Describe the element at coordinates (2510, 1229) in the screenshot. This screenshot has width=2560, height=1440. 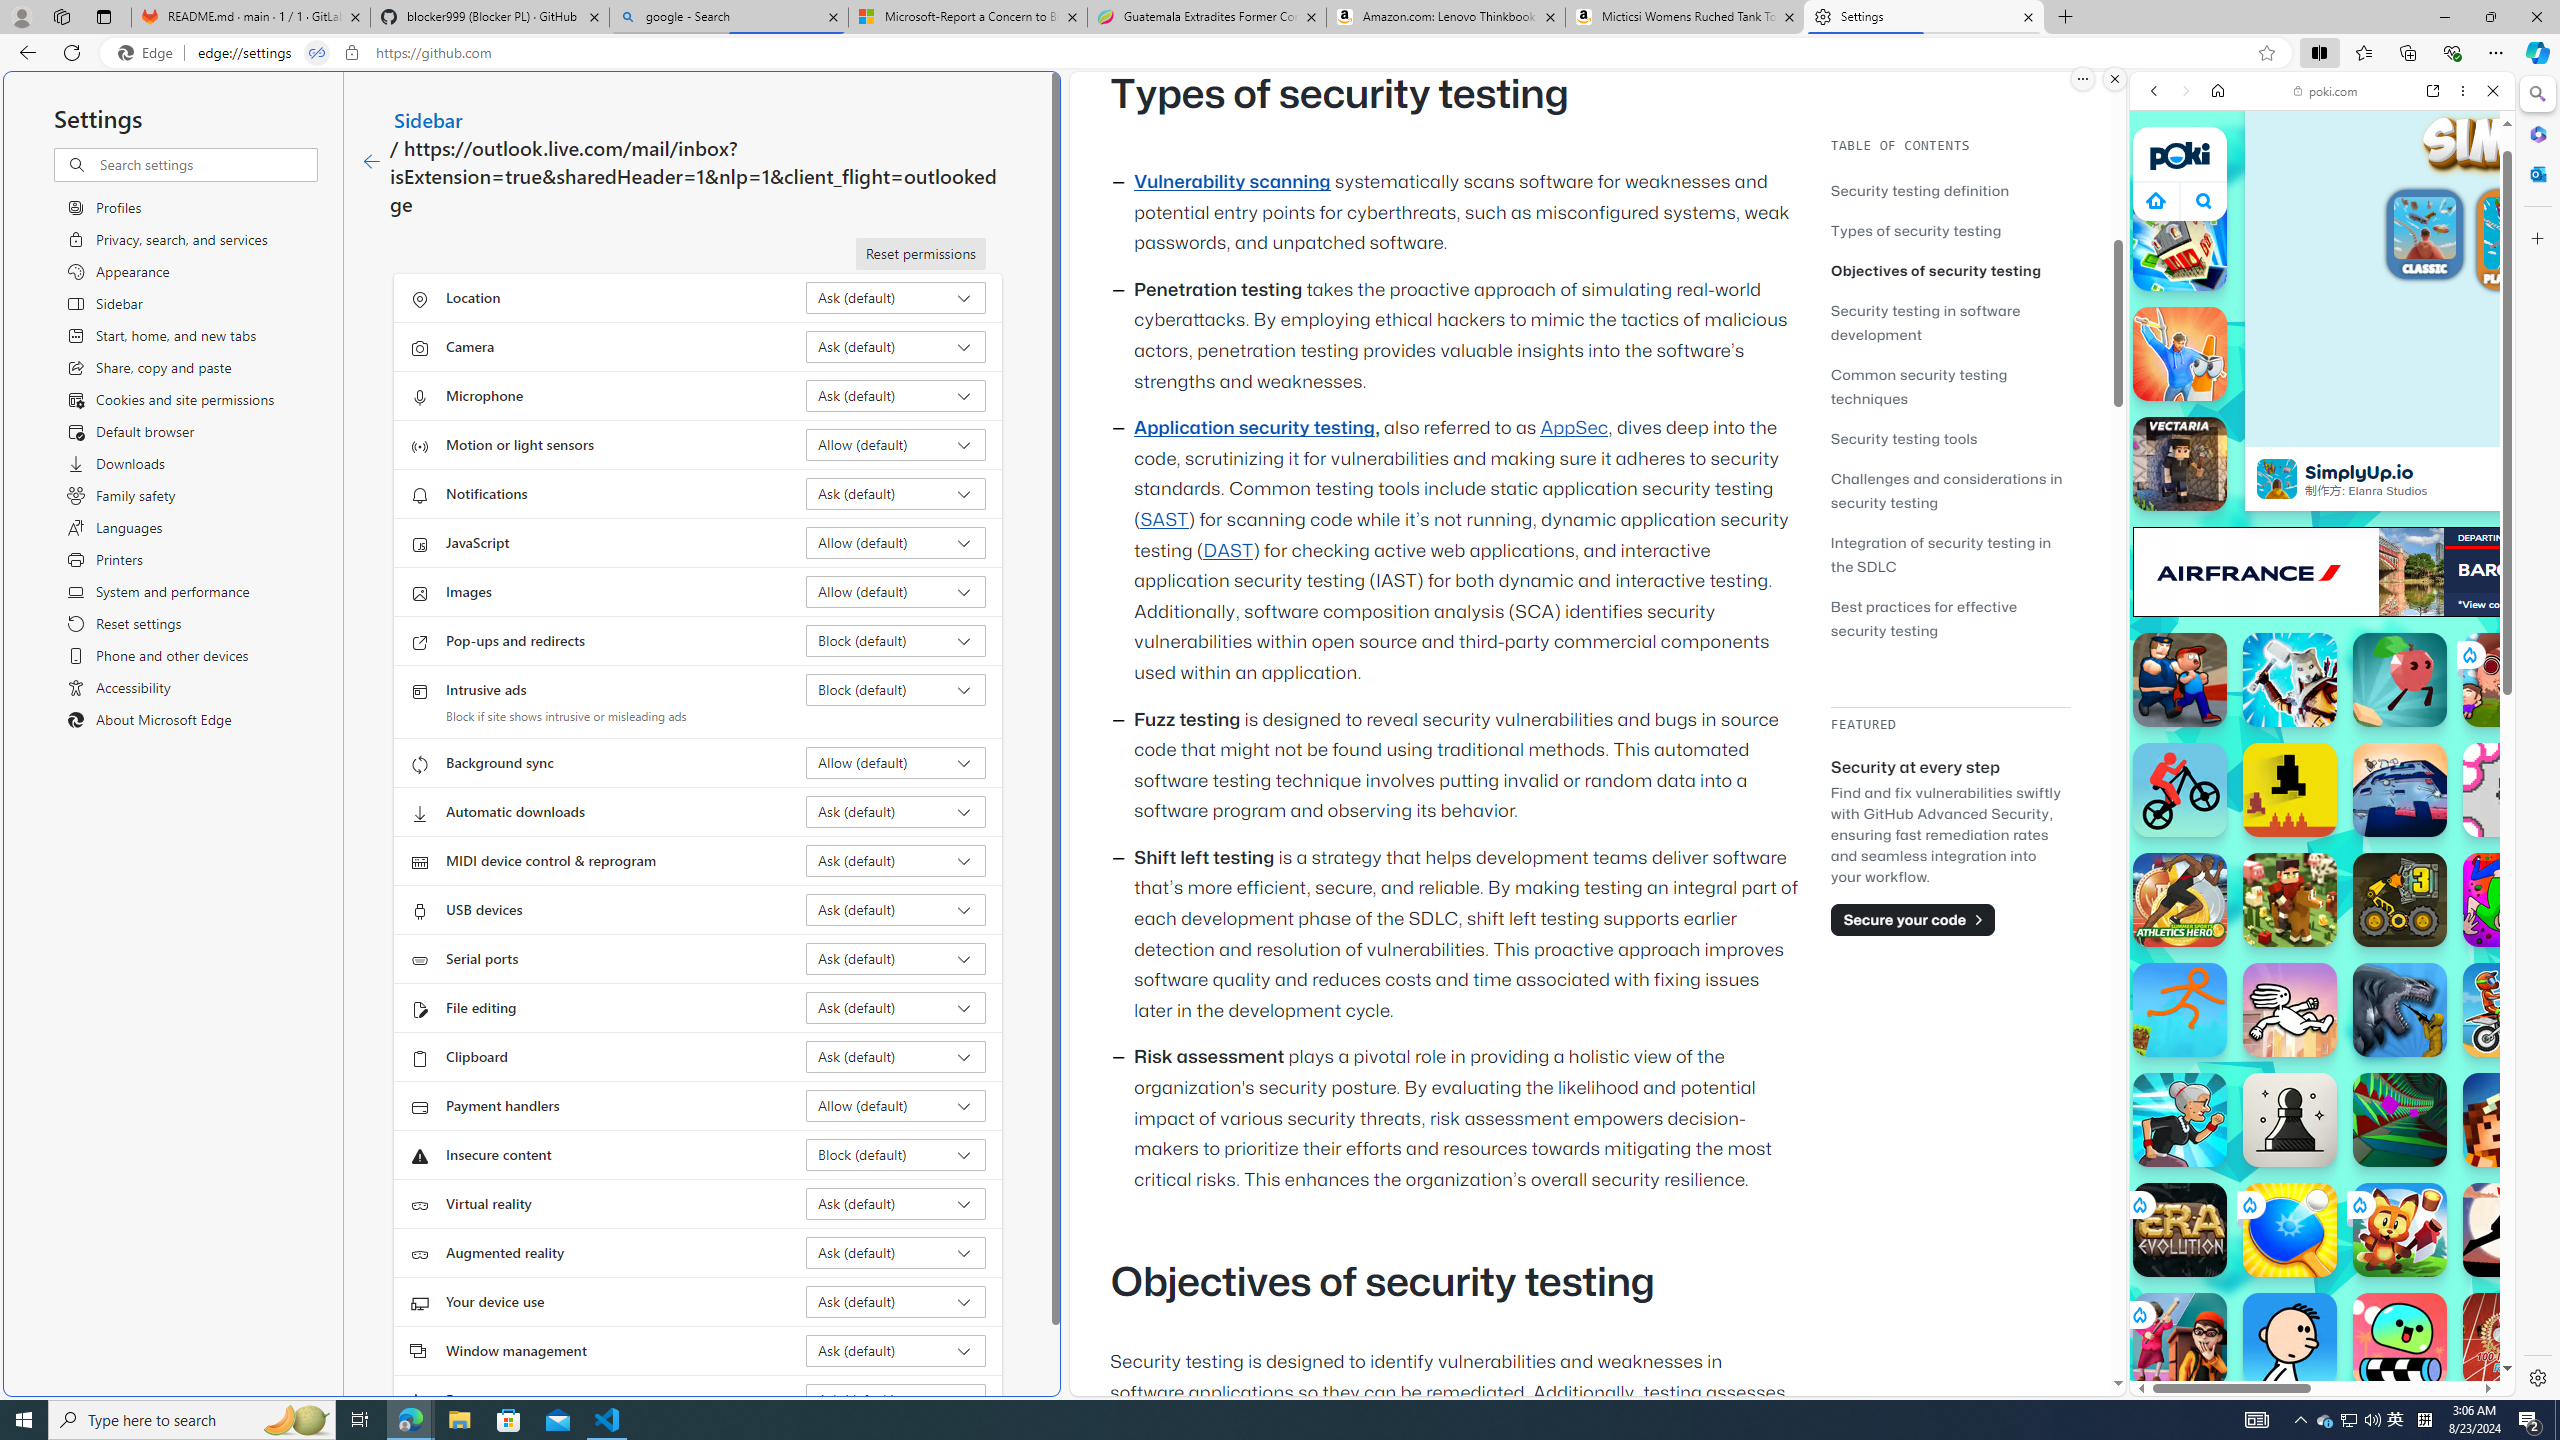
I see `'The Speed Ninja'` at that location.